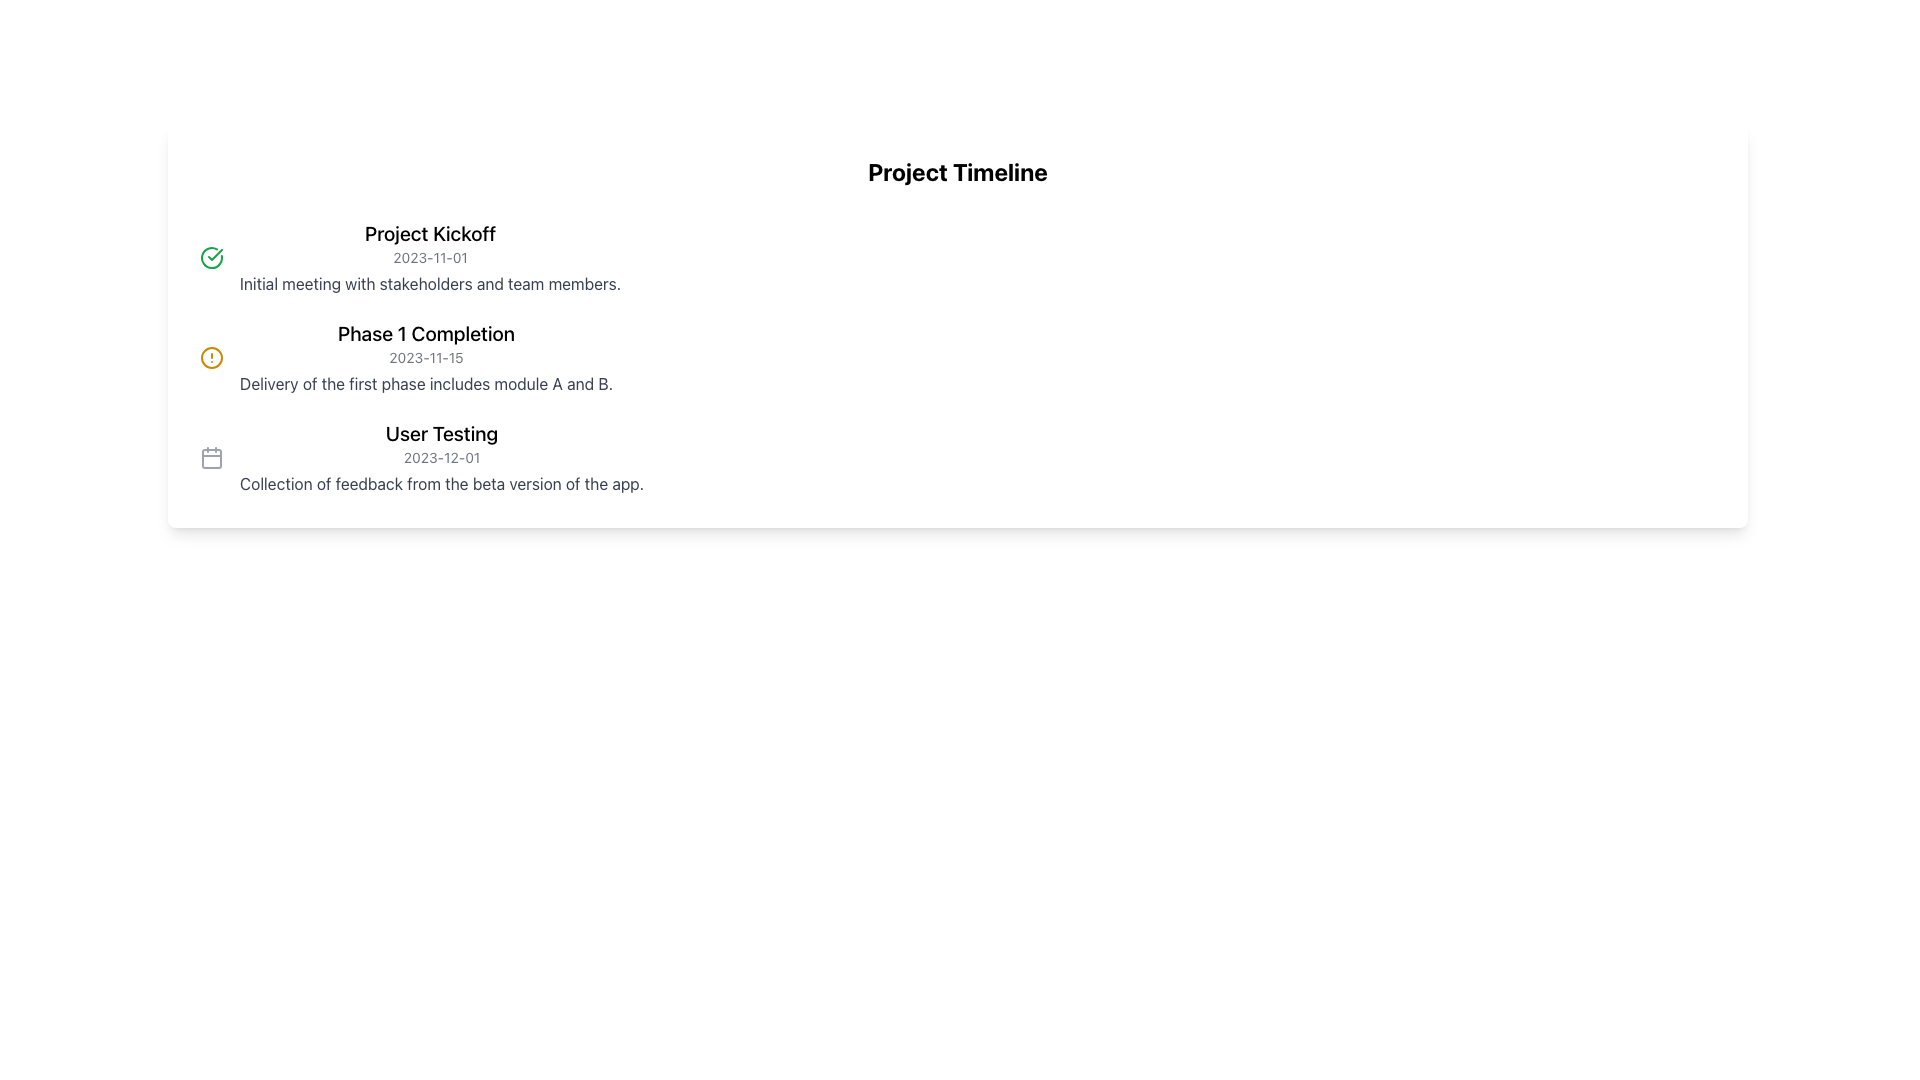 This screenshot has height=1080, width=1920. Describe the element at coordinates (429, 257) in the screenshot. I see `date text displayed in light gray color below the title 'Project Kickoff' in the timeline layout` at that location.